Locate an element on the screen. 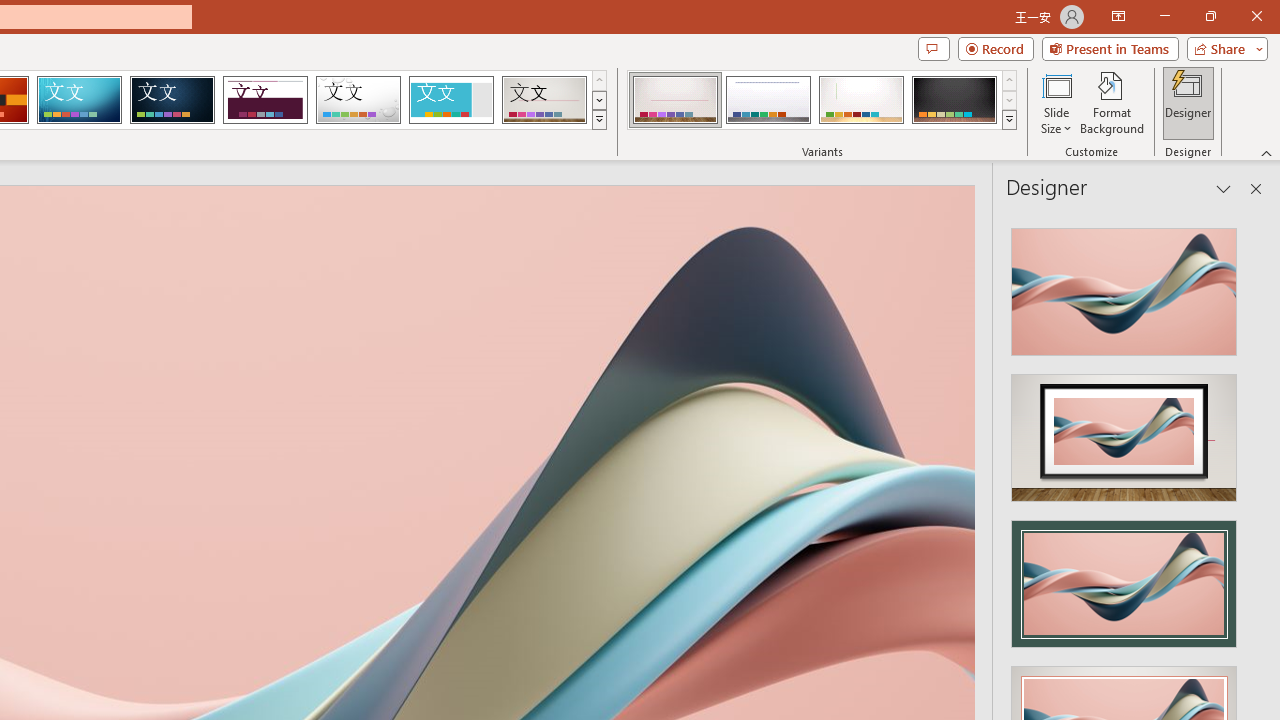 The image size is (1280, 720). 'Circuit' is located at coordinates (79, 100).